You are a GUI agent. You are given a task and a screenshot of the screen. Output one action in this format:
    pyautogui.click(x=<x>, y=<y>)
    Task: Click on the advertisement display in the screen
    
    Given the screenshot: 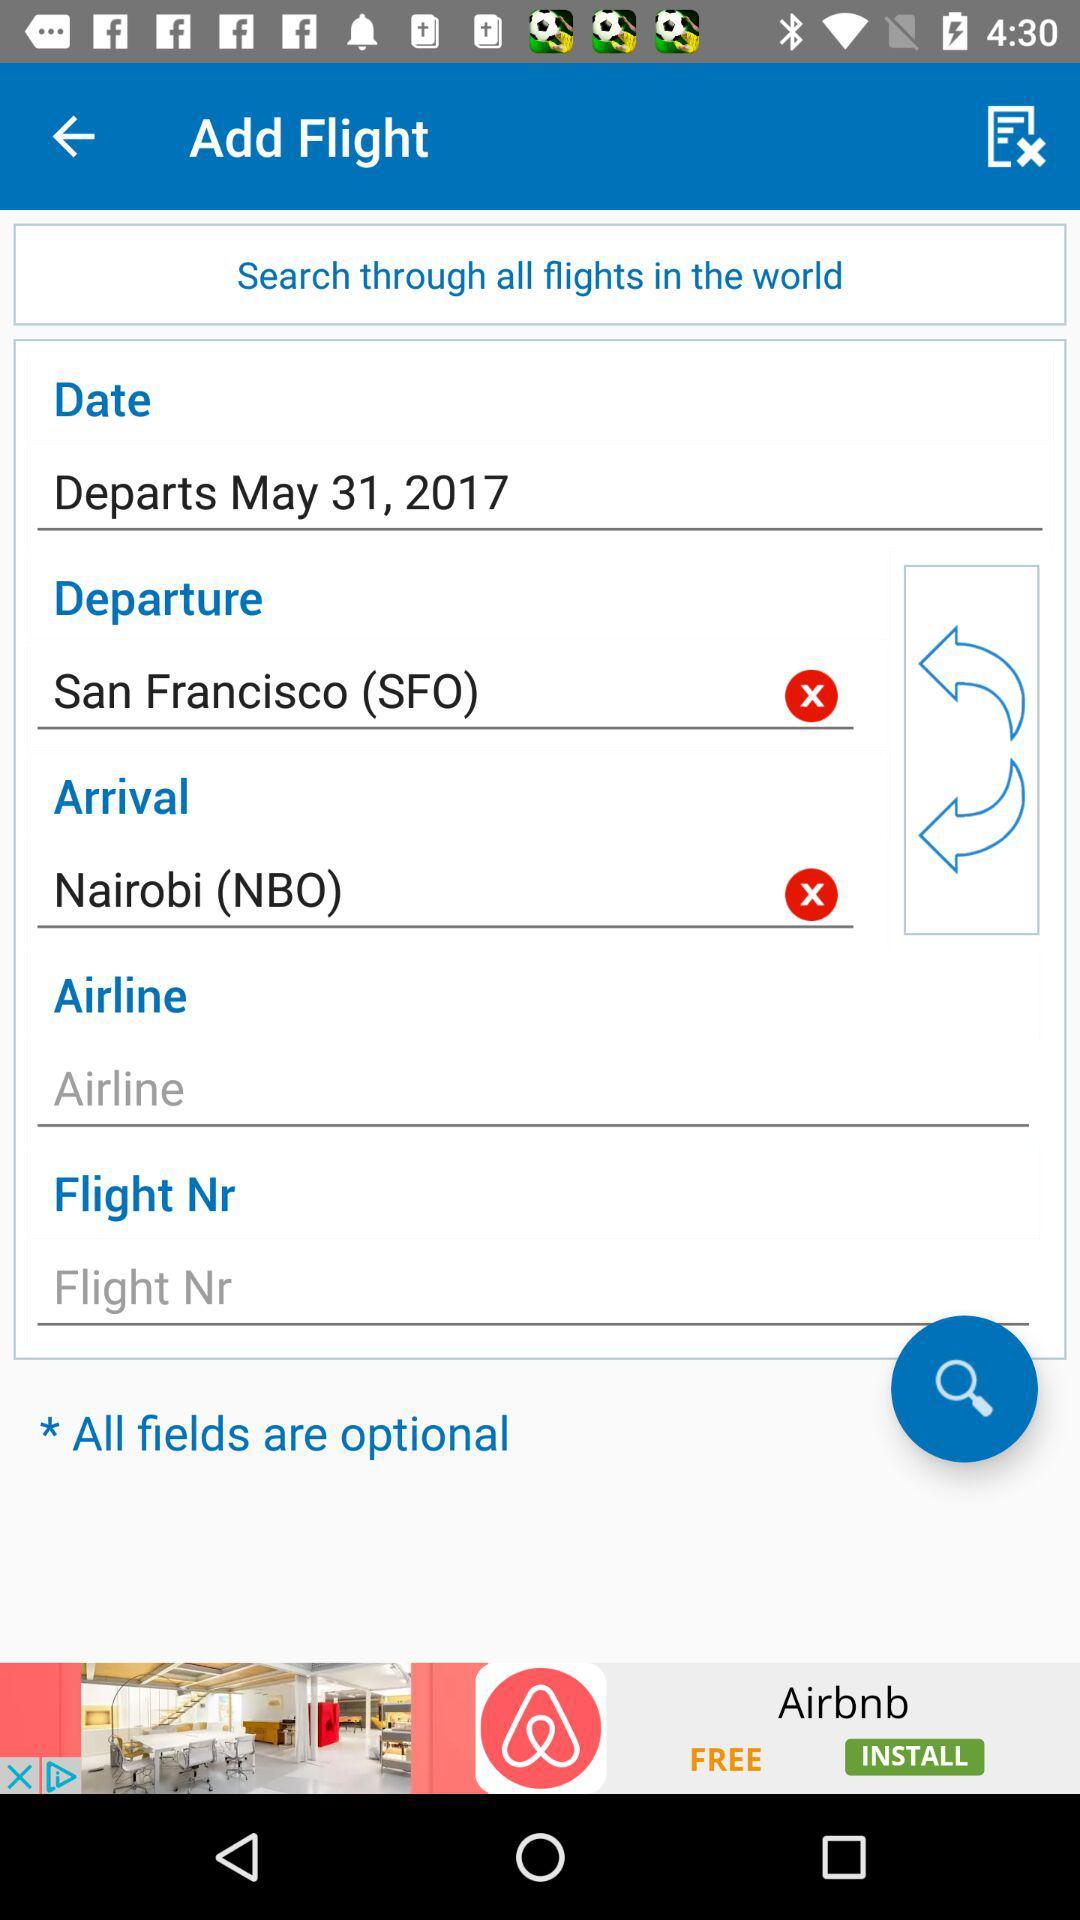 What is the action you would take?
    pyautogui.click(x=540, y=1727)
    